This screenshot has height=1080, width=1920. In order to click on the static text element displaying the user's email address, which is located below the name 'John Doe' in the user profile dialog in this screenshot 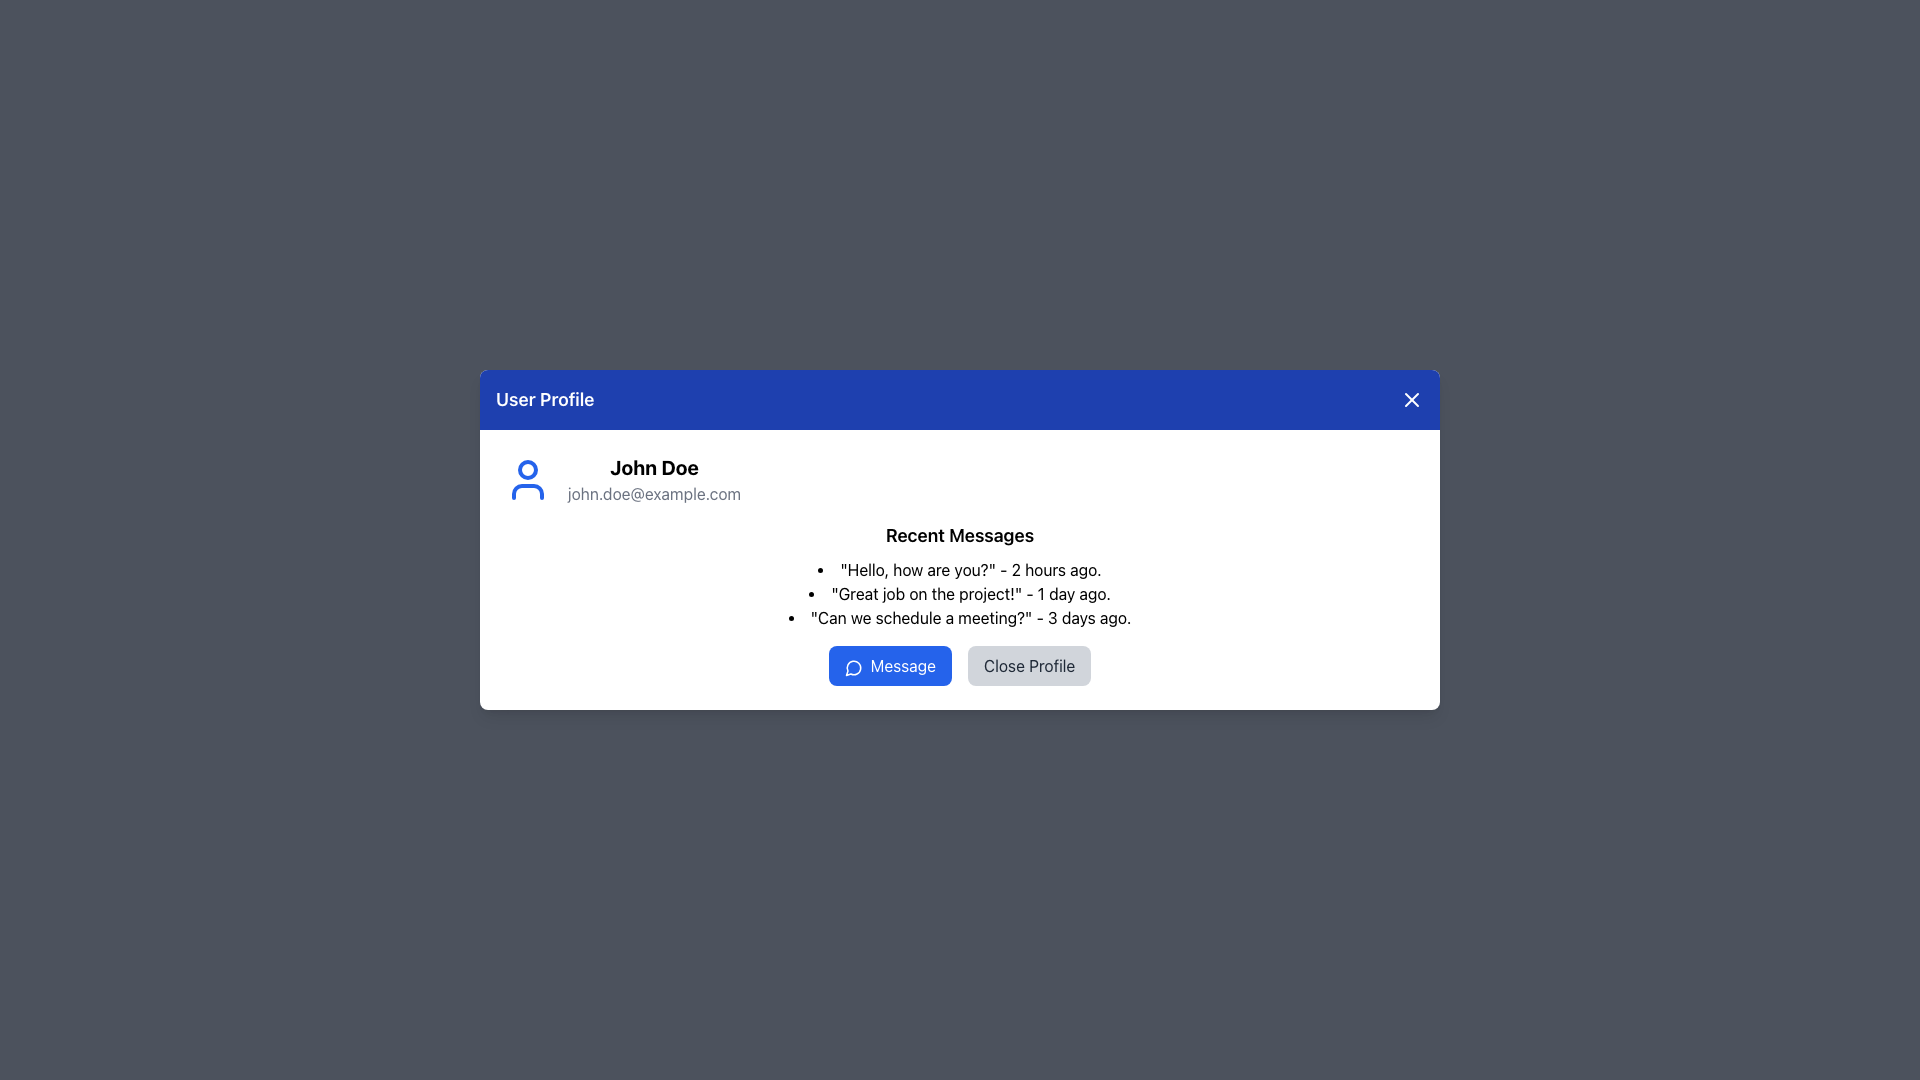, I will do `click(654, 493)`.